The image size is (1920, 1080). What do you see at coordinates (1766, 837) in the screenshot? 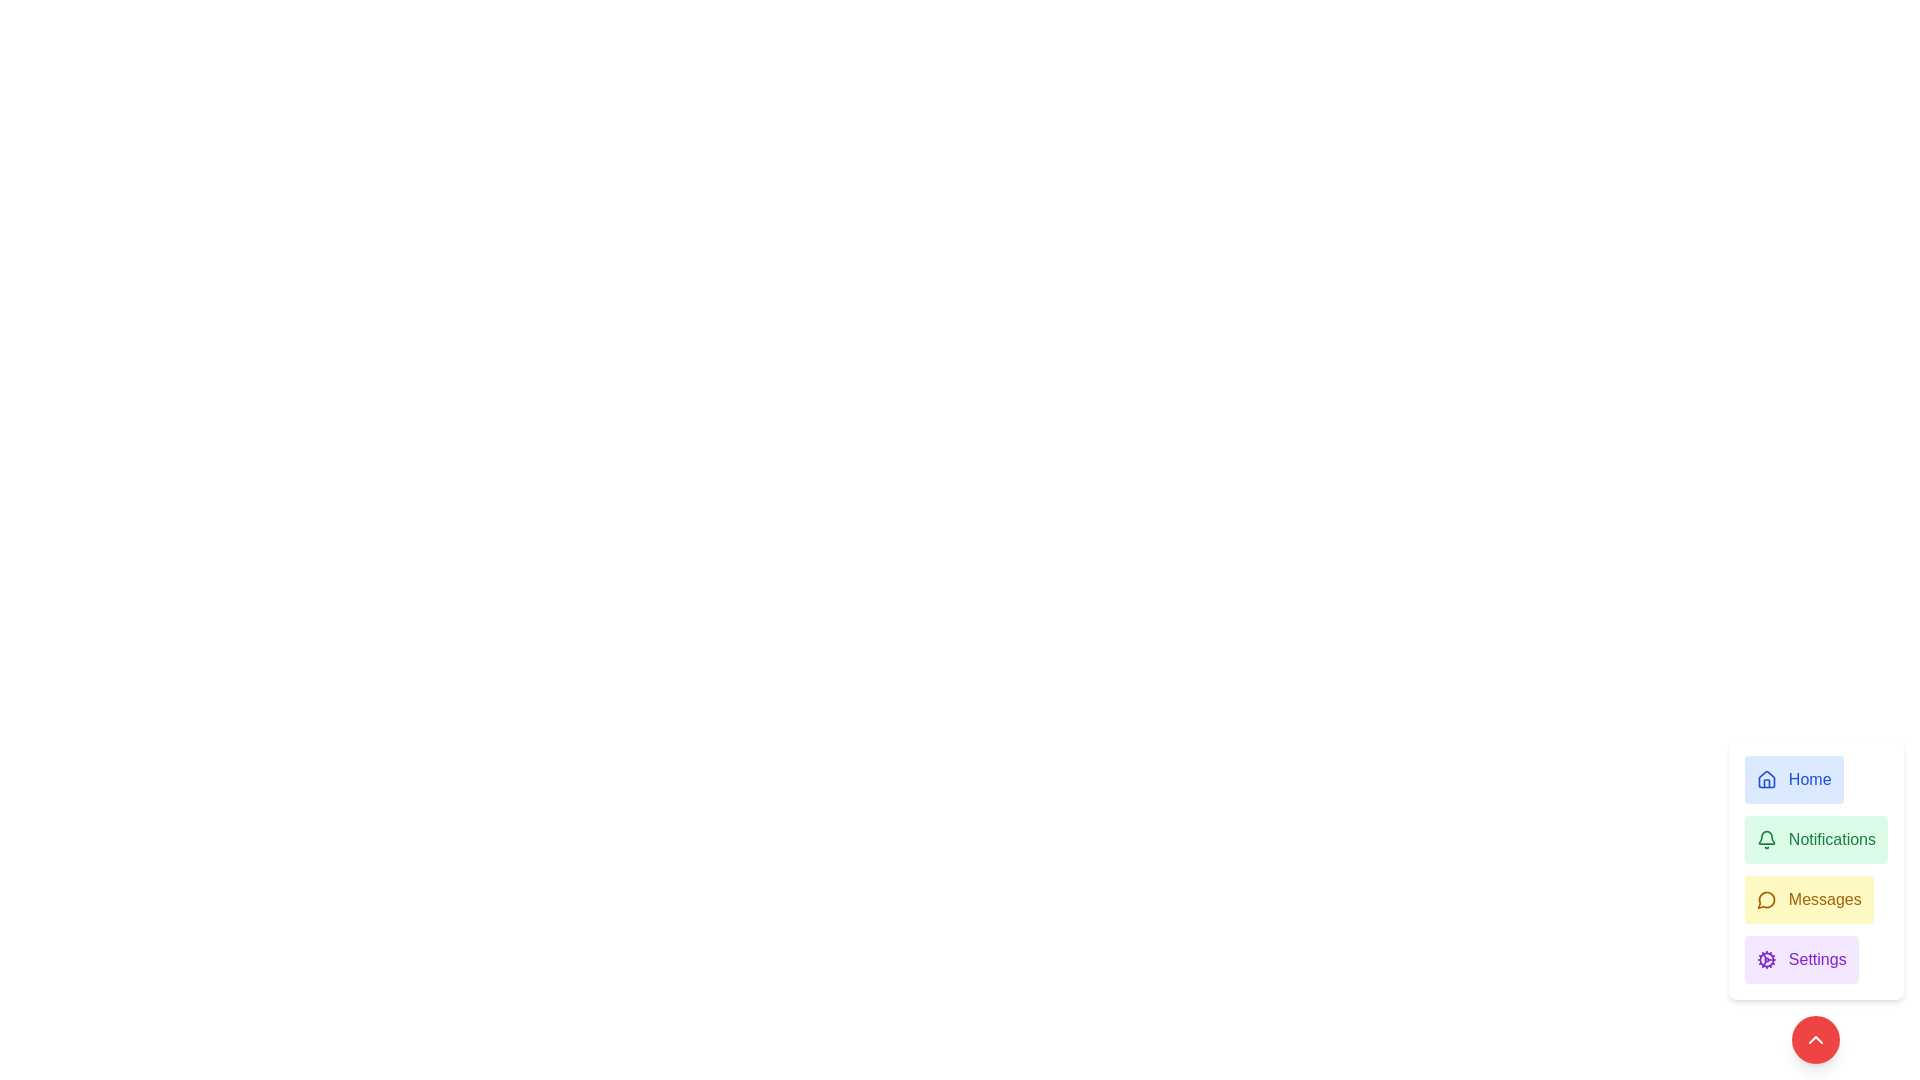
I see `the notification icon located in the sidebar interface area, positioned below the 'Notifications' label` at bounding box center [1766, 837].